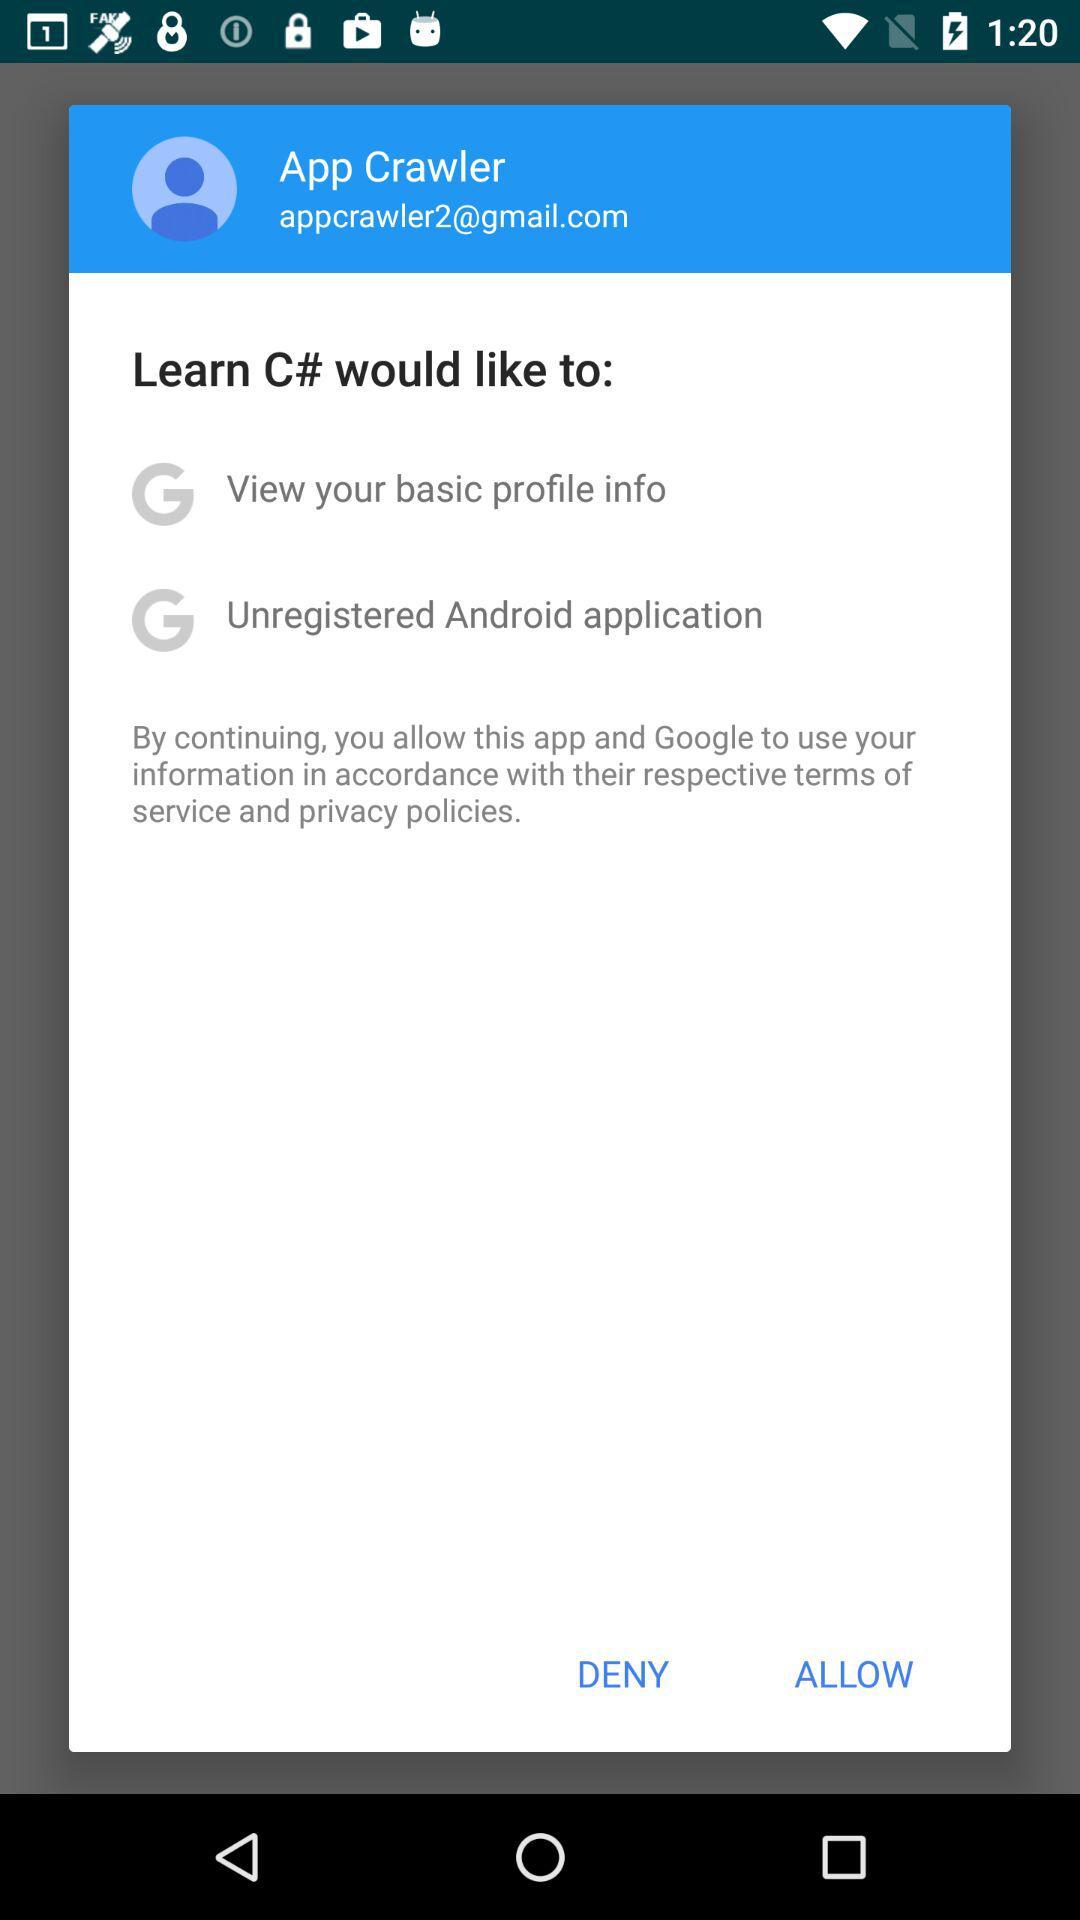 This screenshot has height=1920, width=1080. What do you see at coordinates (621, 1673) in the screenshot?
I see `the icon next to allow icon` at bounding box center [621, 1673].